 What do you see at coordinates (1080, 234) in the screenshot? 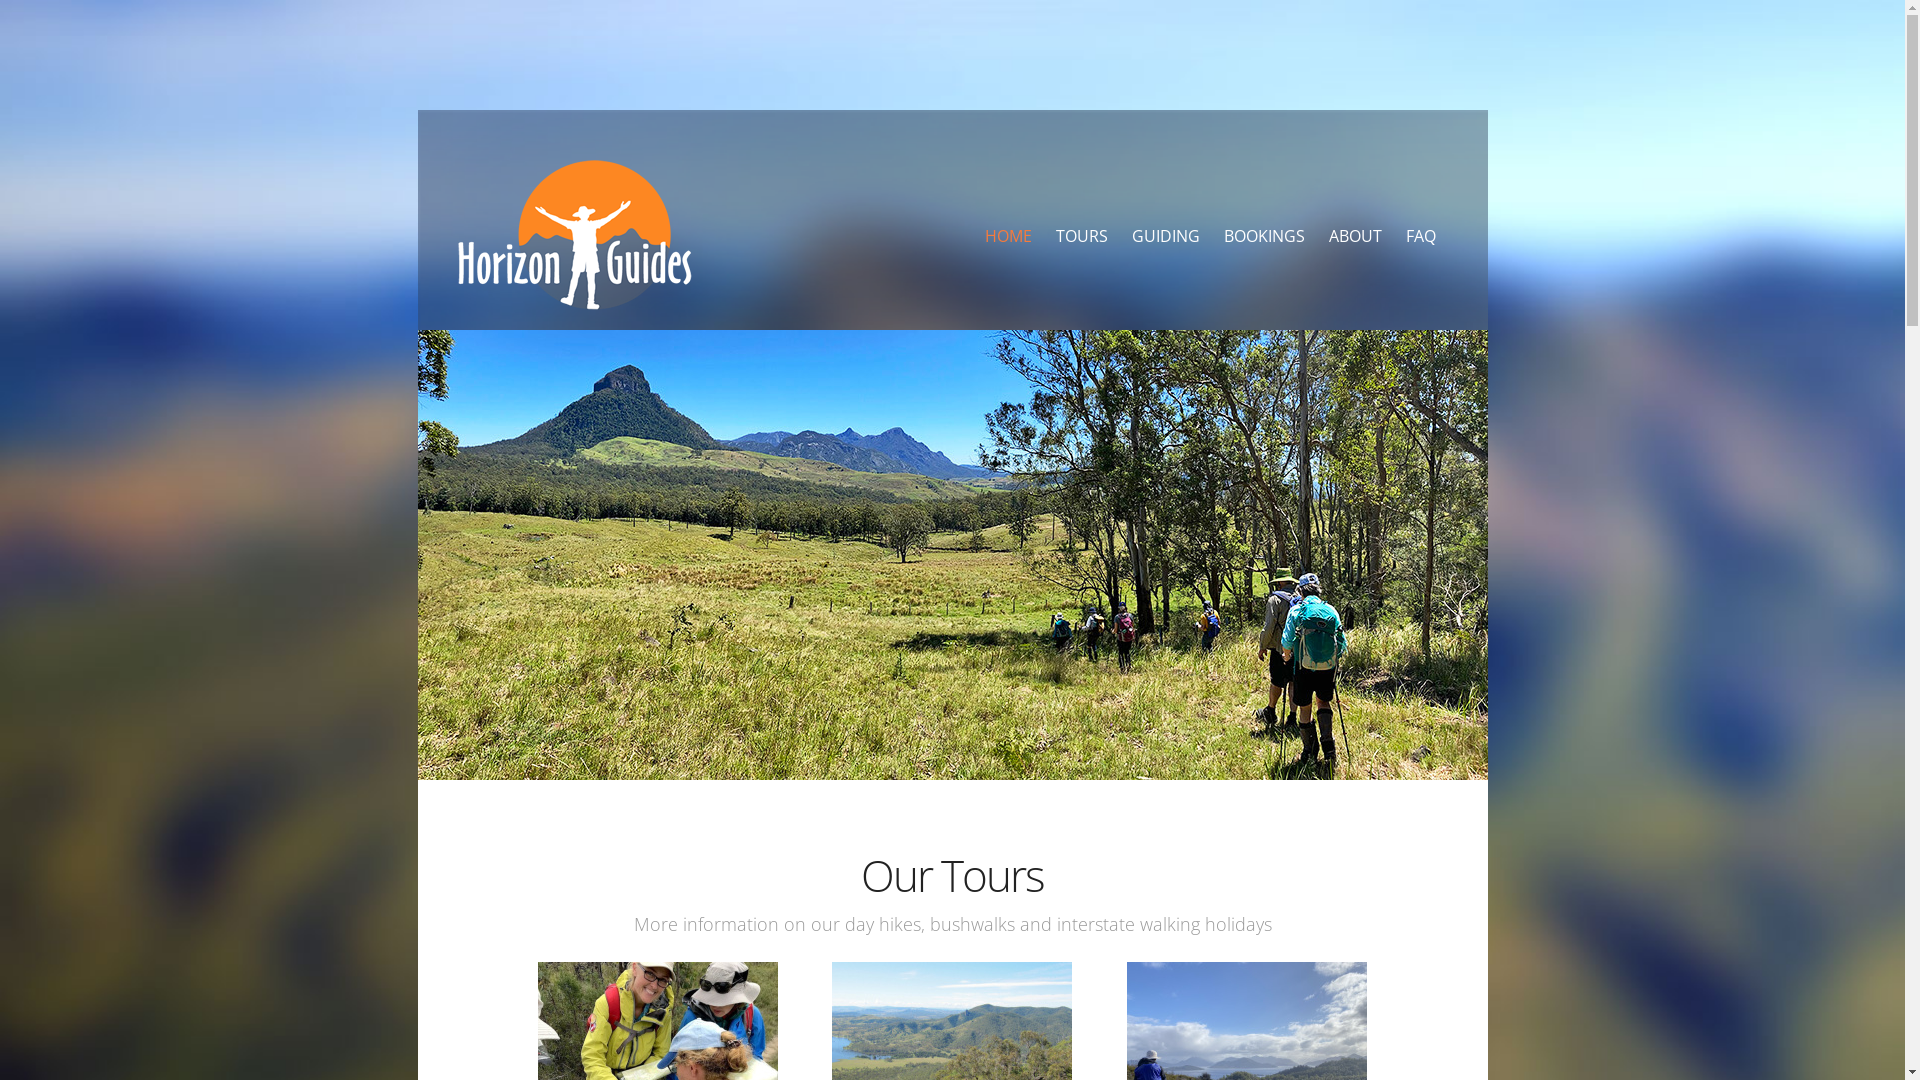
I see `'TOURS'` at bounding box center [1080, 234].